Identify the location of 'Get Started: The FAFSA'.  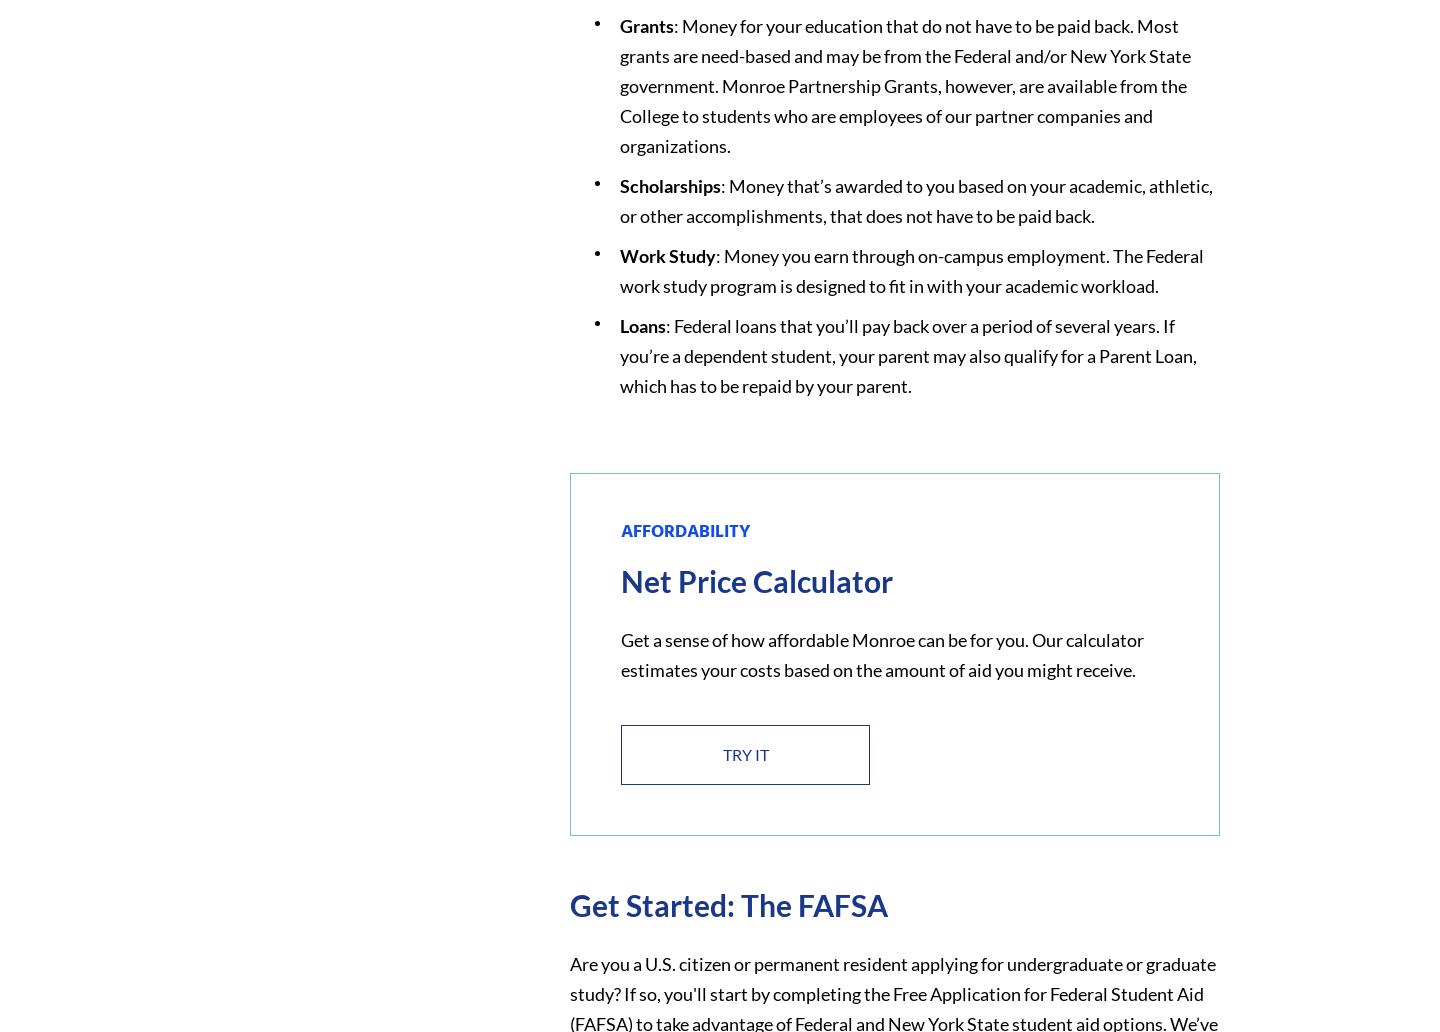
(727, 903).